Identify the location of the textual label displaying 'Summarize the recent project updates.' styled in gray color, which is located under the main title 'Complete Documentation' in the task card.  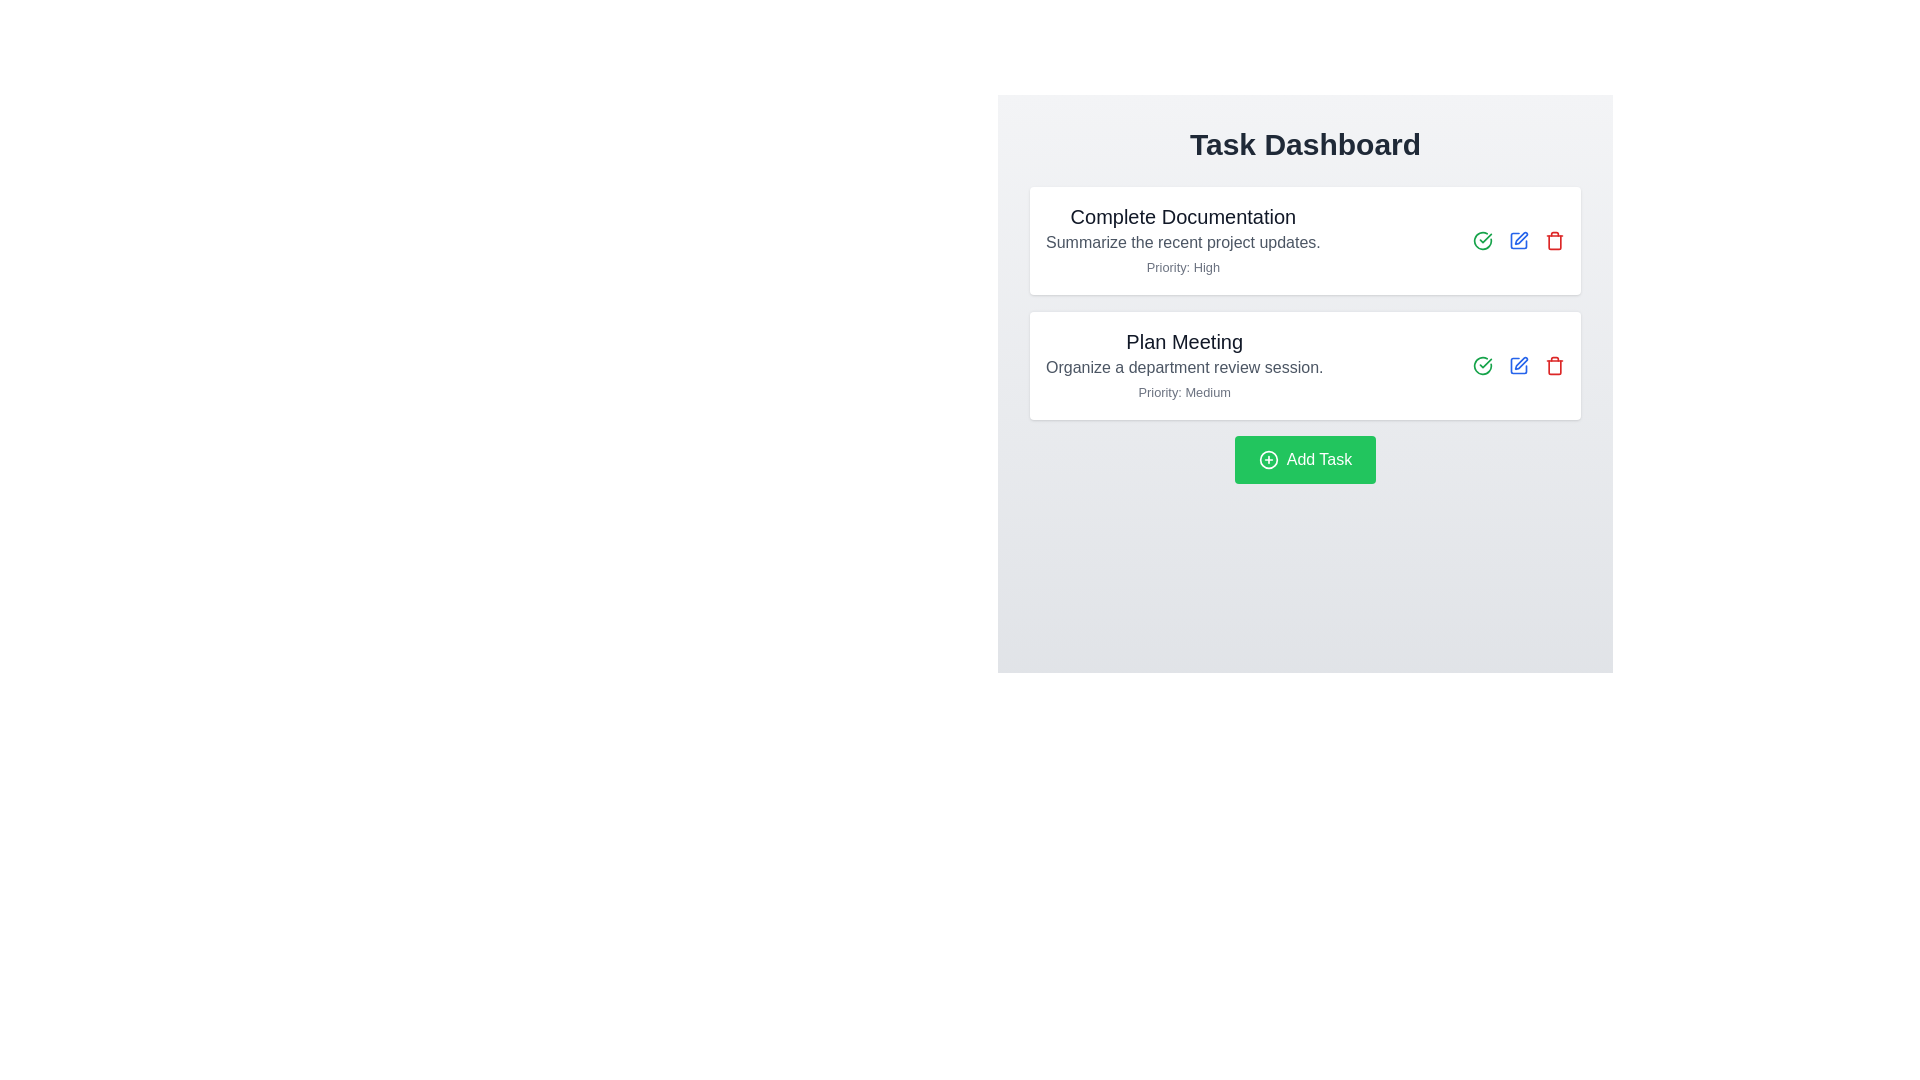
(1183, 242).